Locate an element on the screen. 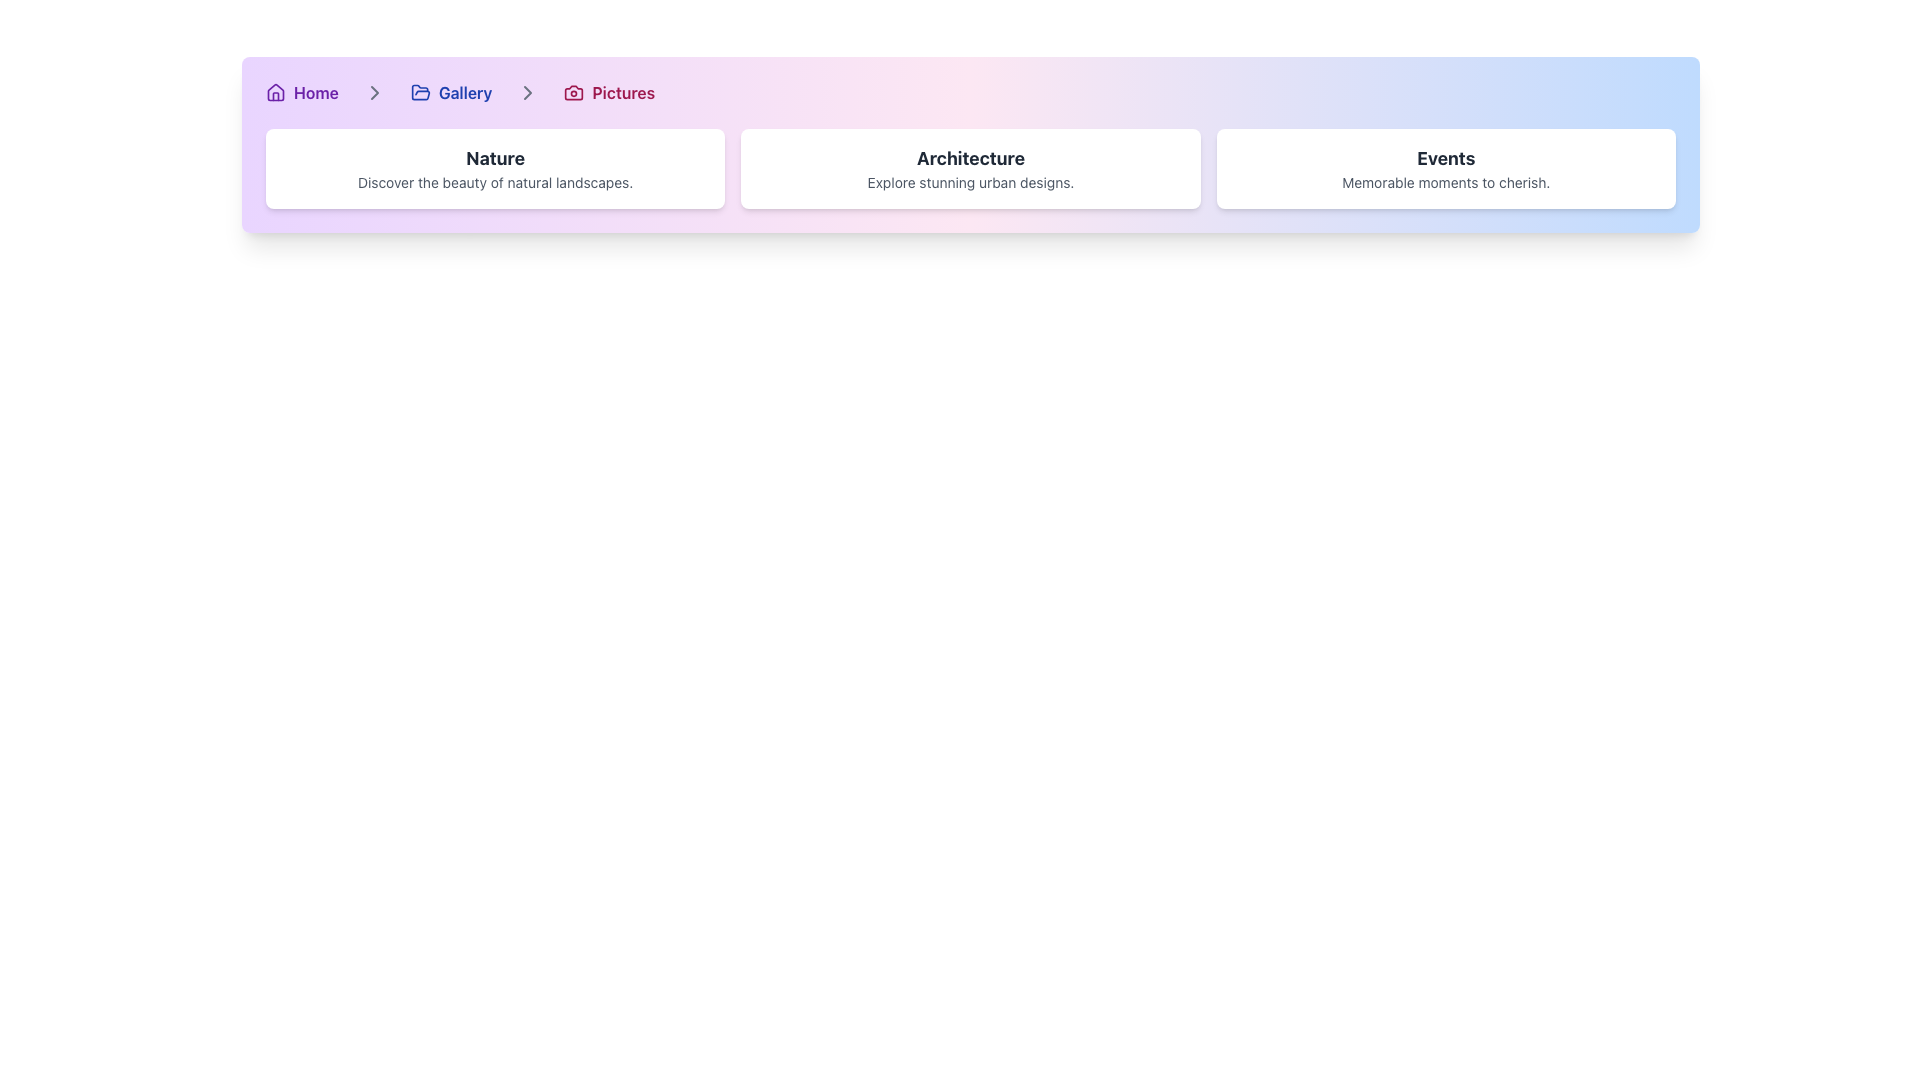 The height and width of the screenshot is (1080, 1920). the static Text label in the breadcrumb navigation, which is the last item after 'Gallery' and to the right of the camera icon is located at coordinates (622, 92).